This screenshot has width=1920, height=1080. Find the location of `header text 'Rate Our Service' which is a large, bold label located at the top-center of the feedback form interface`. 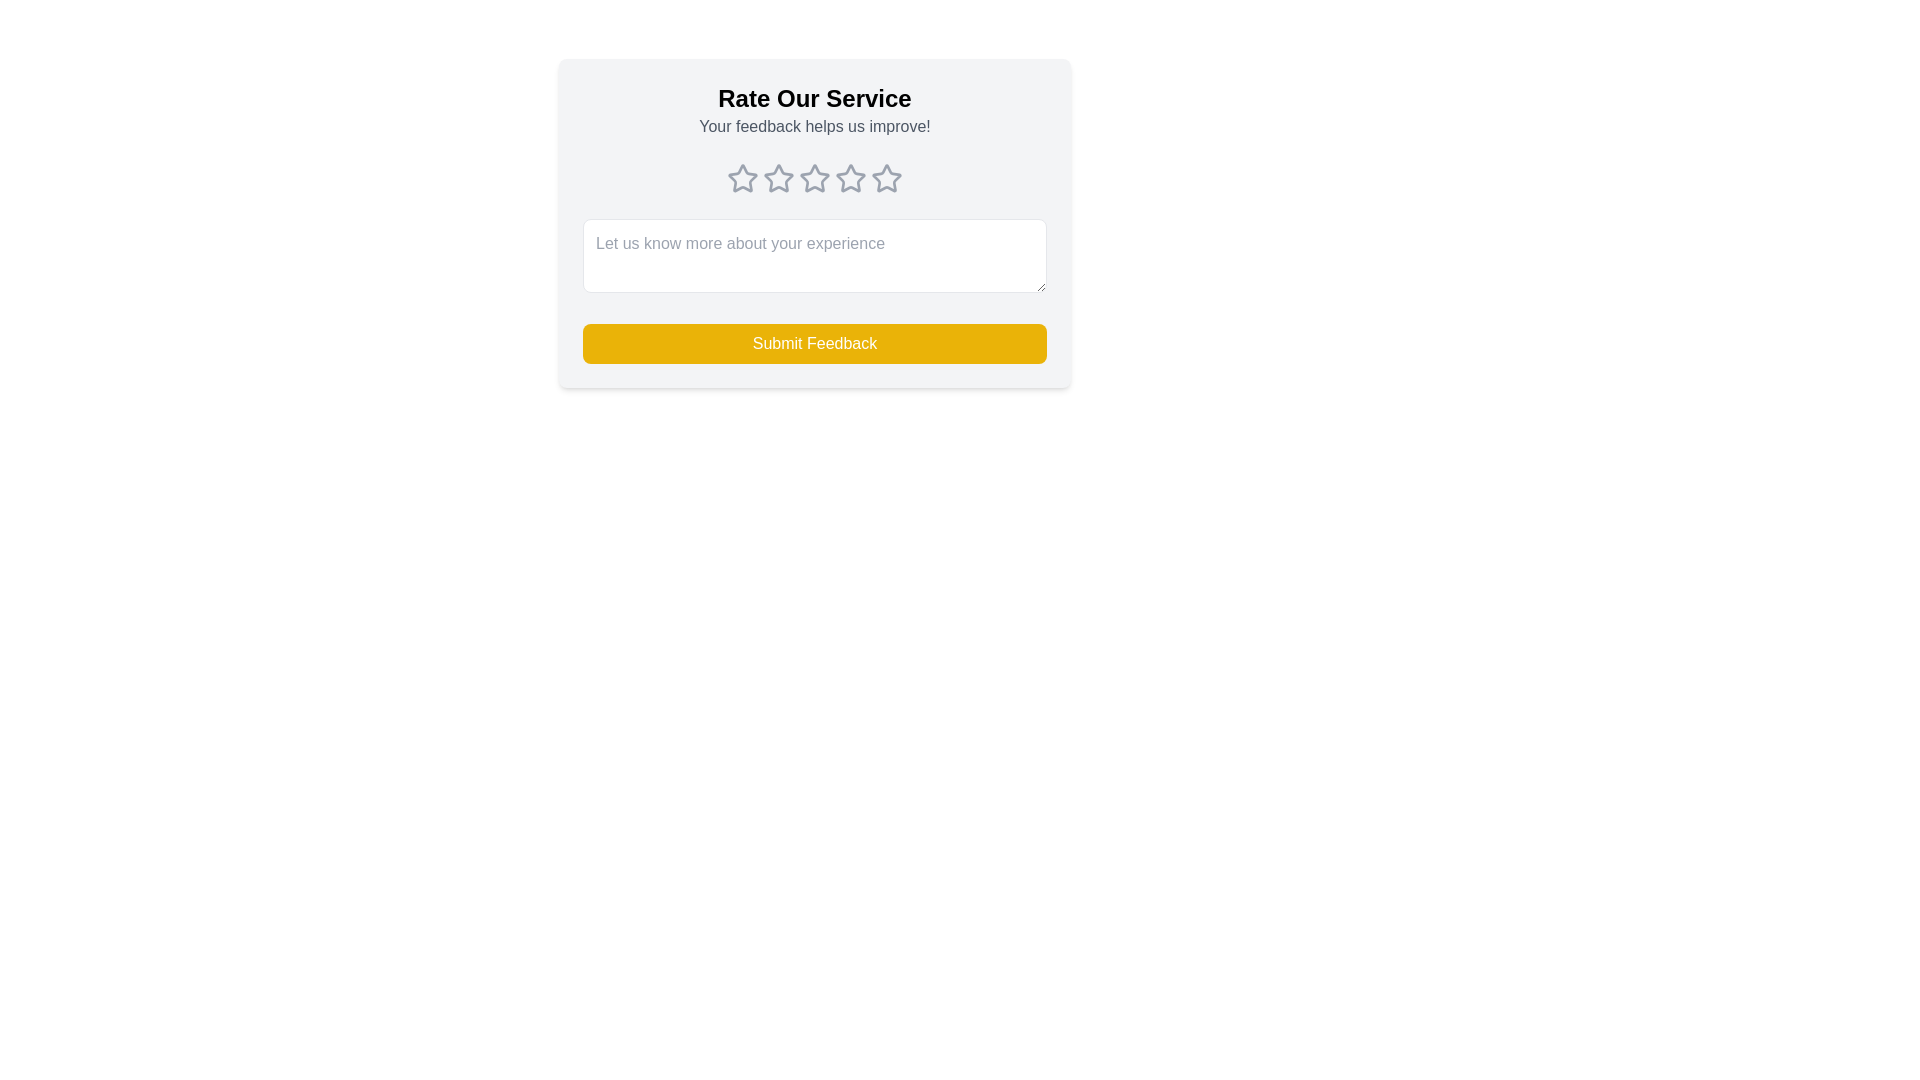

header text 'Rate Our Service' which is a large, bold label located at the top-center of the feedback form interface is located at coordinates (815, 99).